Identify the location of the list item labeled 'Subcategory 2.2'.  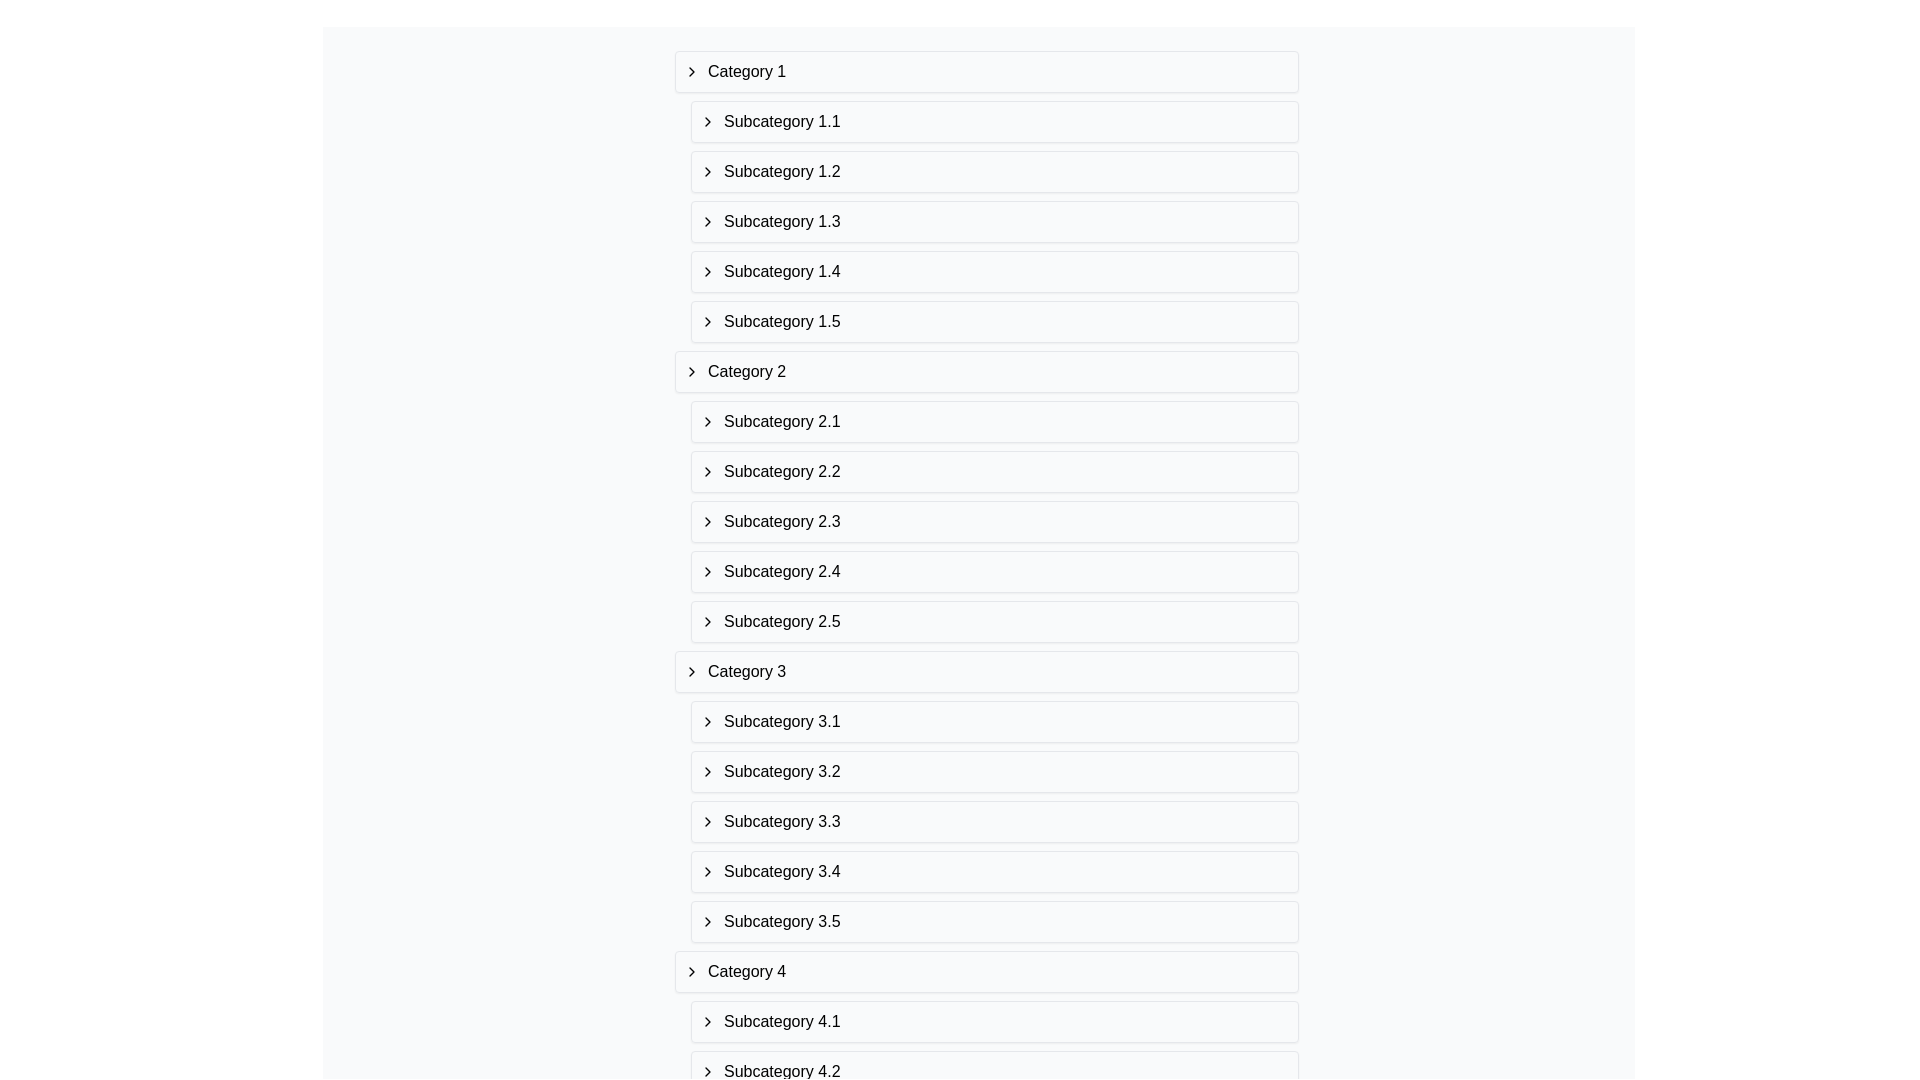
(994, 471).